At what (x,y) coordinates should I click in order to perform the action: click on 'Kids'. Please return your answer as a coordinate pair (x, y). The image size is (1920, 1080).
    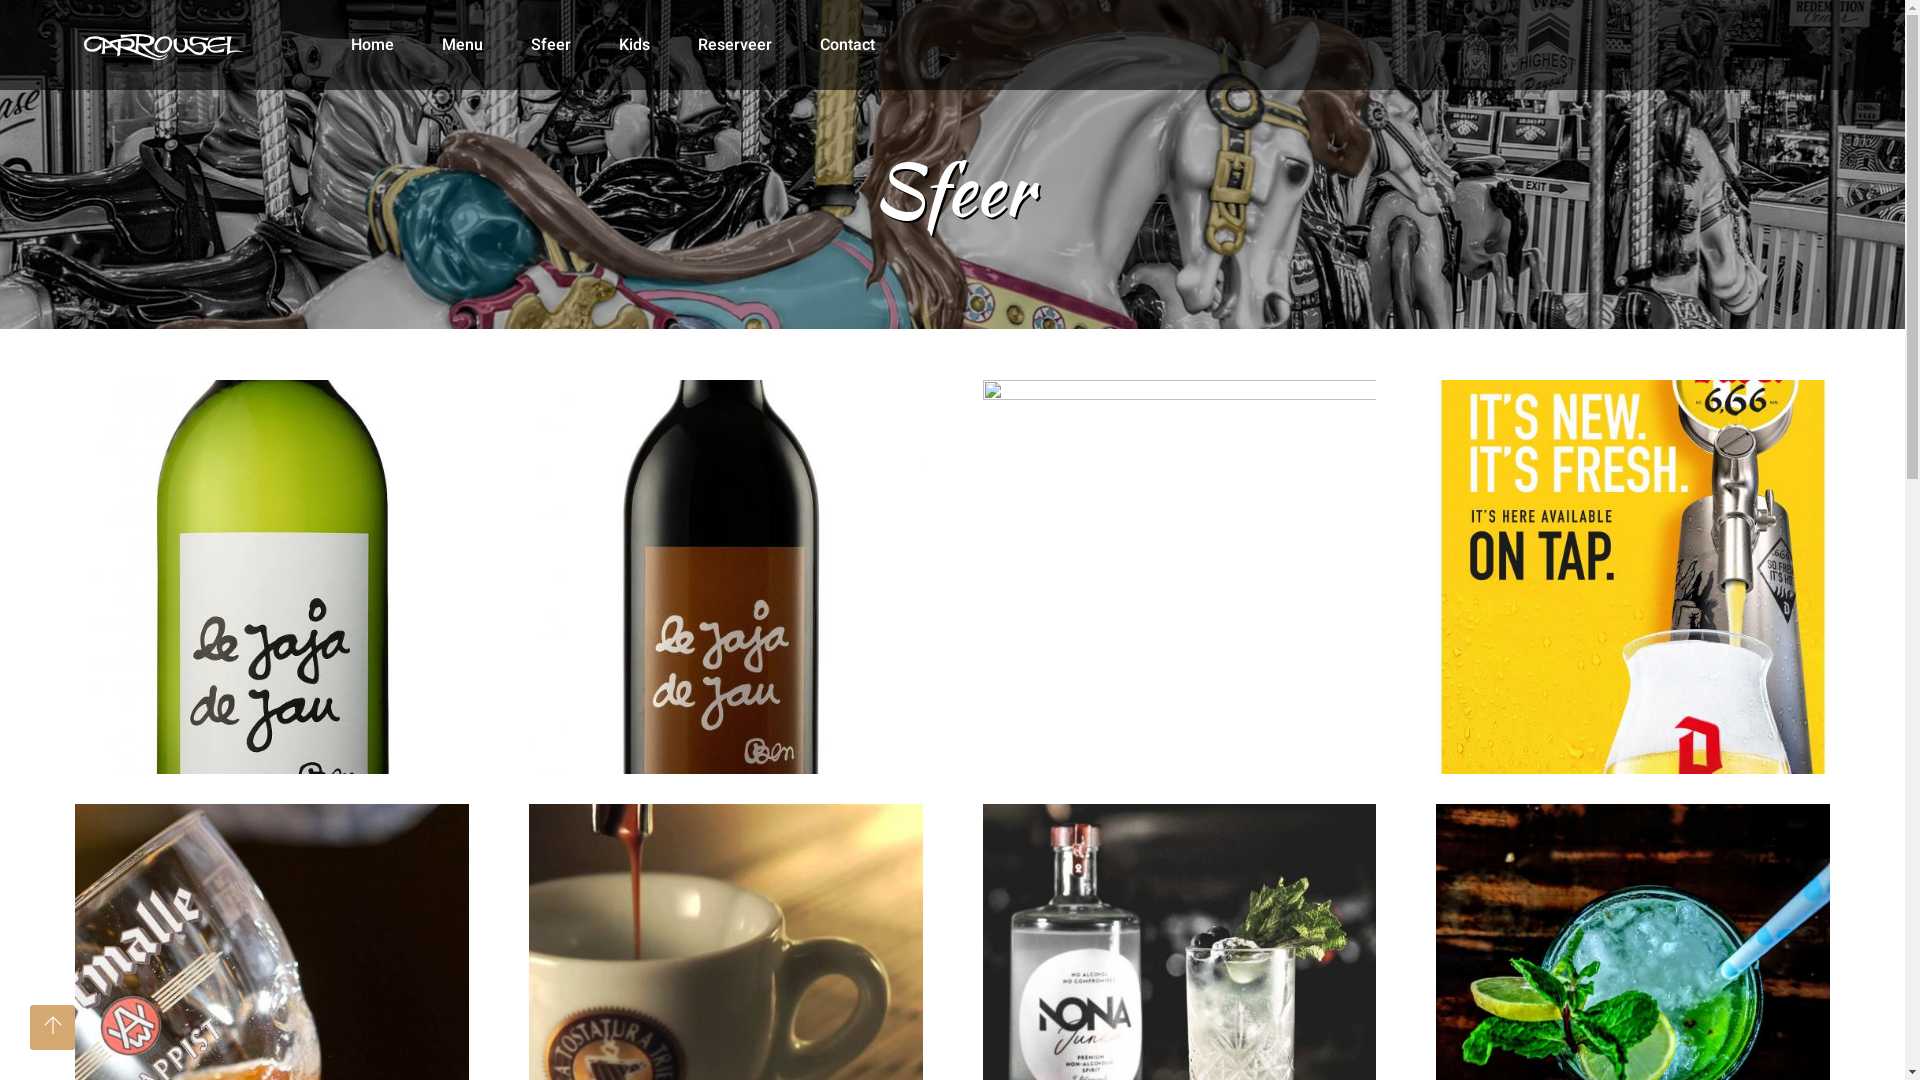
    Looking at the image, I should click on (633, 45).